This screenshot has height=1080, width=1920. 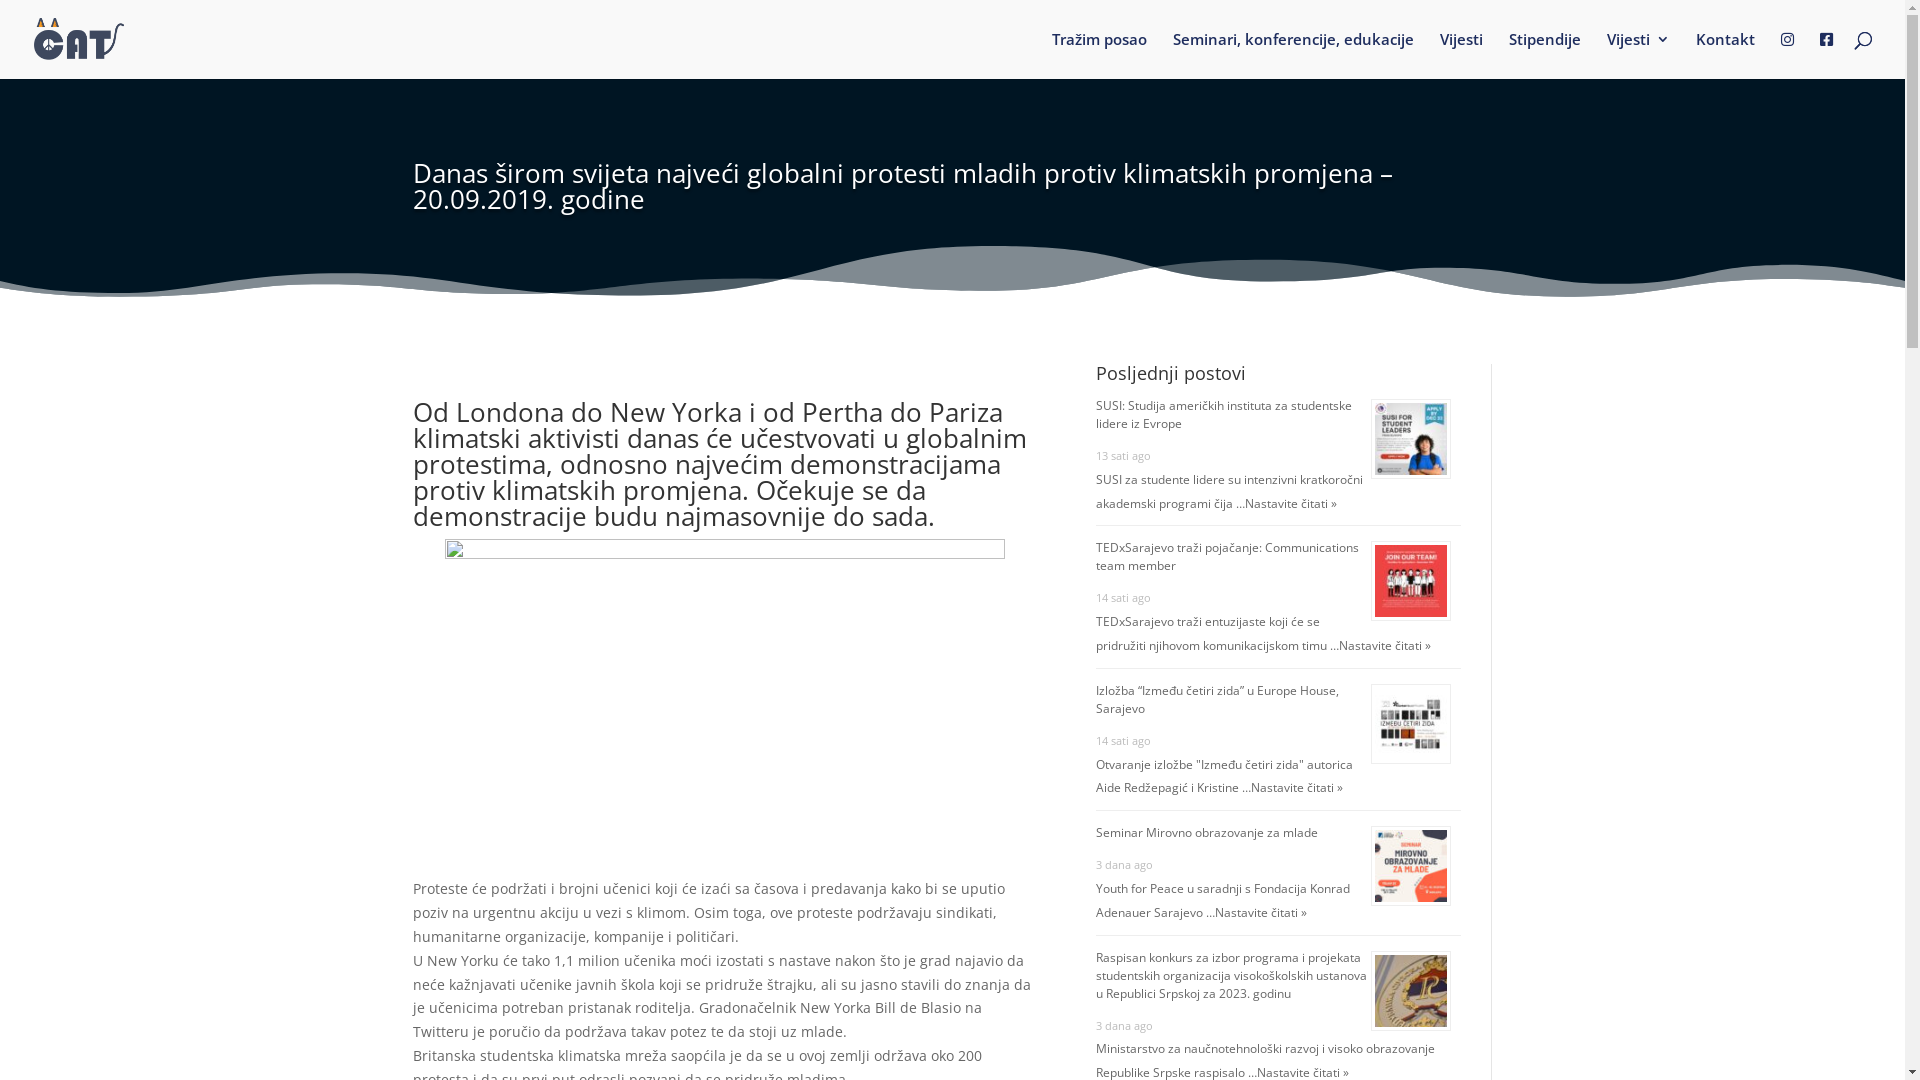 What do you see at coordinates (1544, 53) in the screenshot?
I see `'Stipendije'` at bounding box center [1544, 53].